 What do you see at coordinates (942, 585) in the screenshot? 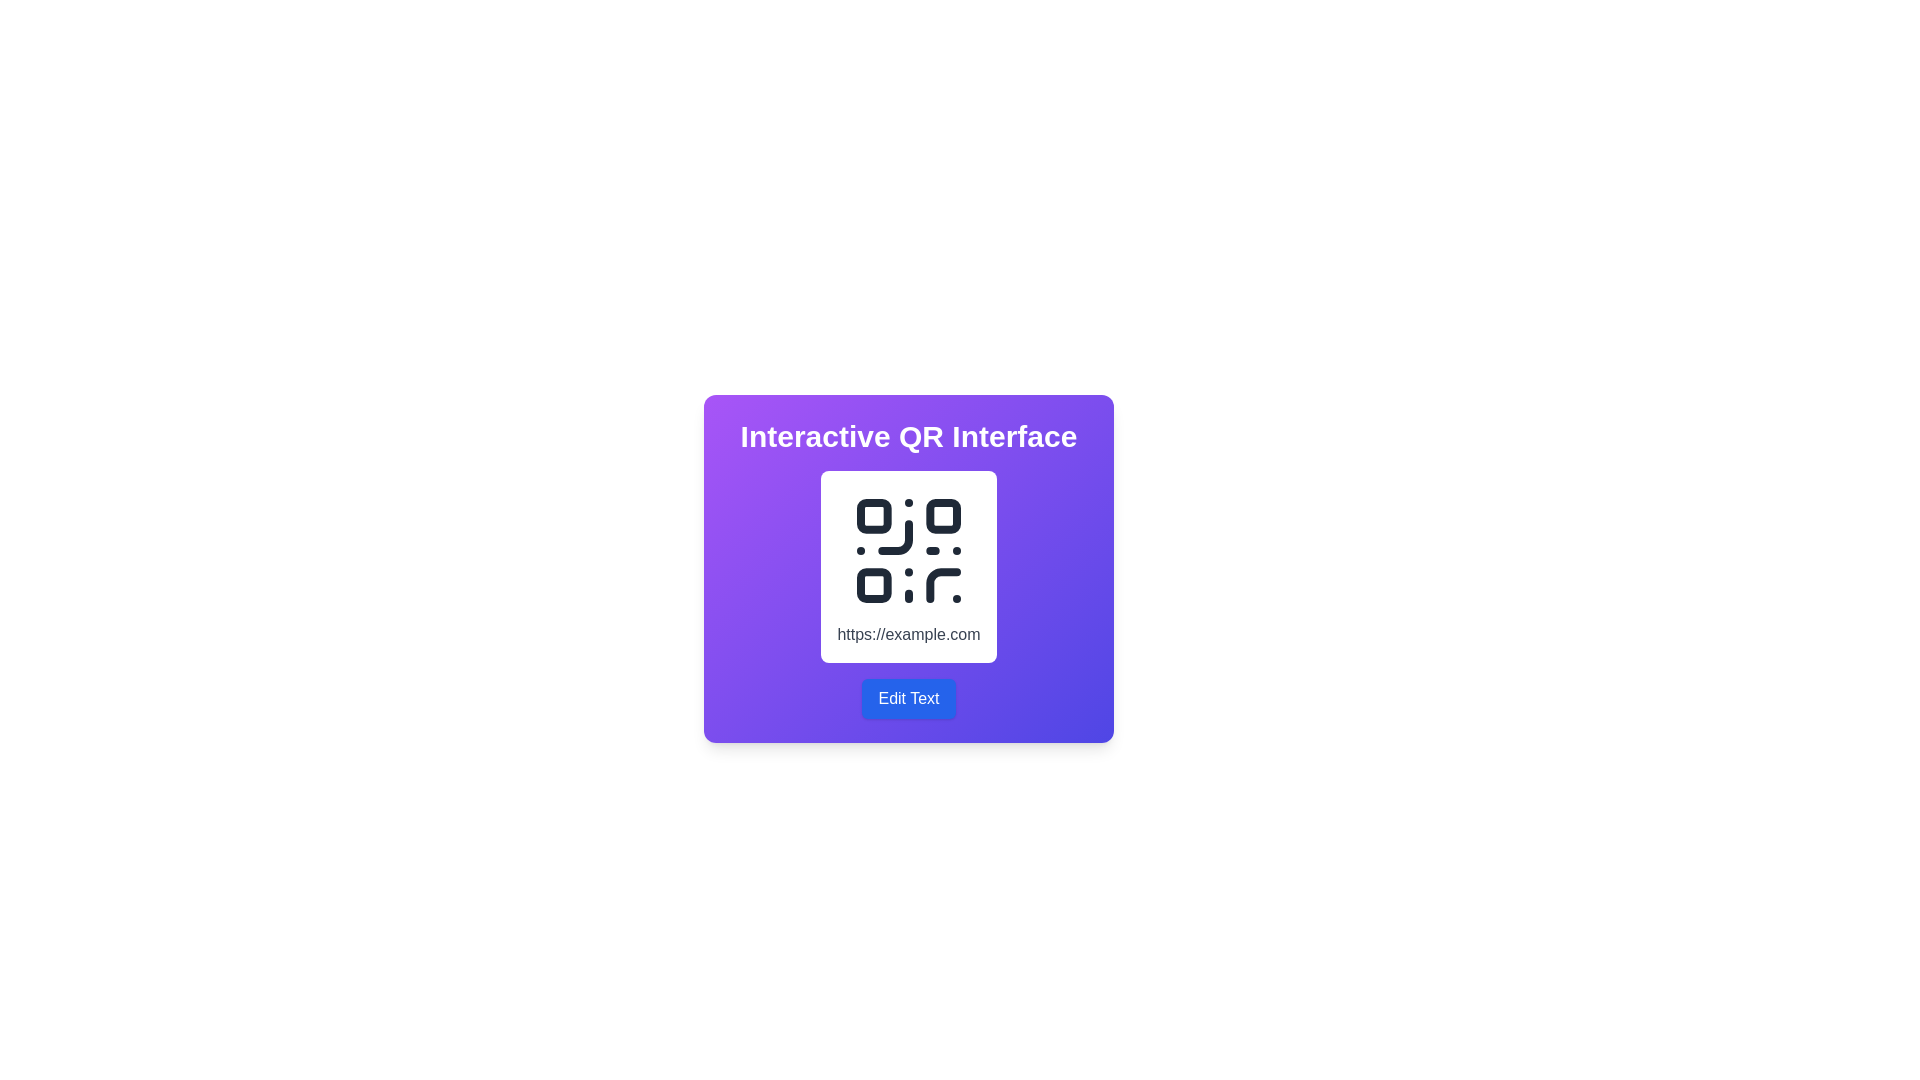
I see `the segment of the line and curve forming a partial rectangular shape within the QR code illustration, located in the bottom-right corner of the fourth quadrant` at bounding box center [942, 585].